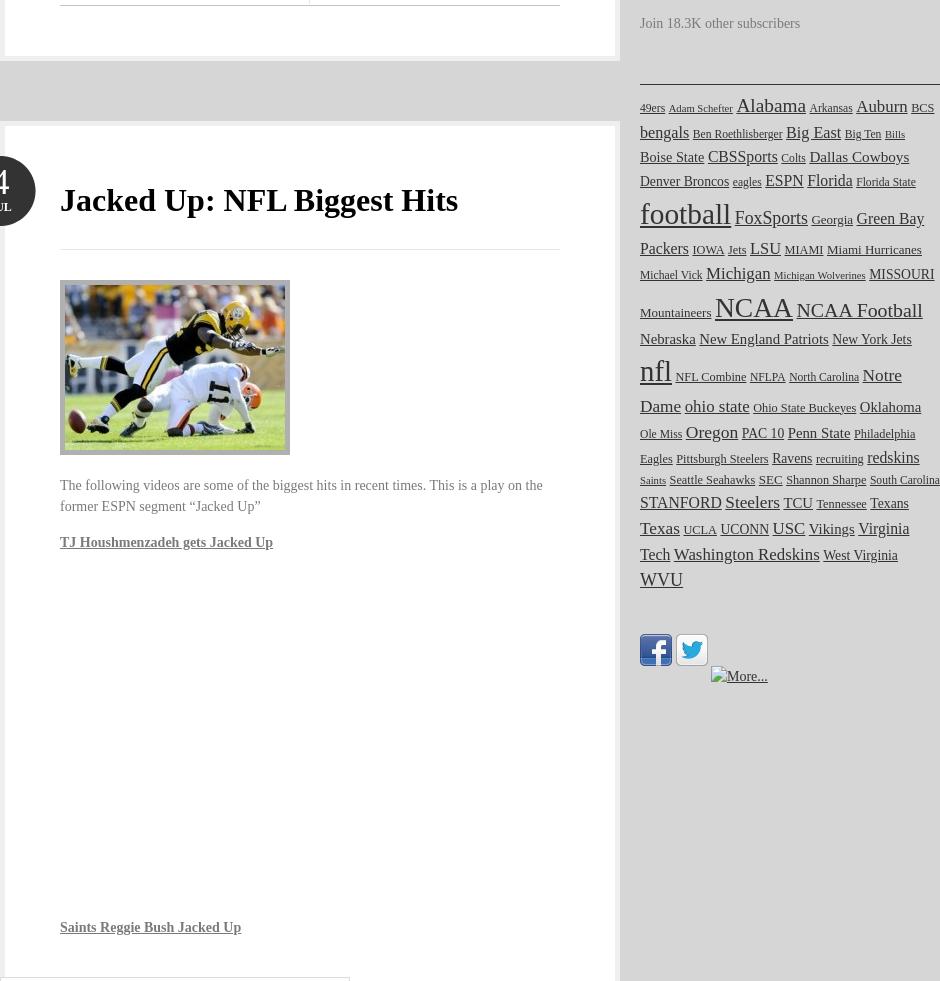 Image resolution: width=940 pixels, height=981 pixels. Describe the element at coordinates (661, 433) in the screenshot. I see `'Ole Miss'` at that location.